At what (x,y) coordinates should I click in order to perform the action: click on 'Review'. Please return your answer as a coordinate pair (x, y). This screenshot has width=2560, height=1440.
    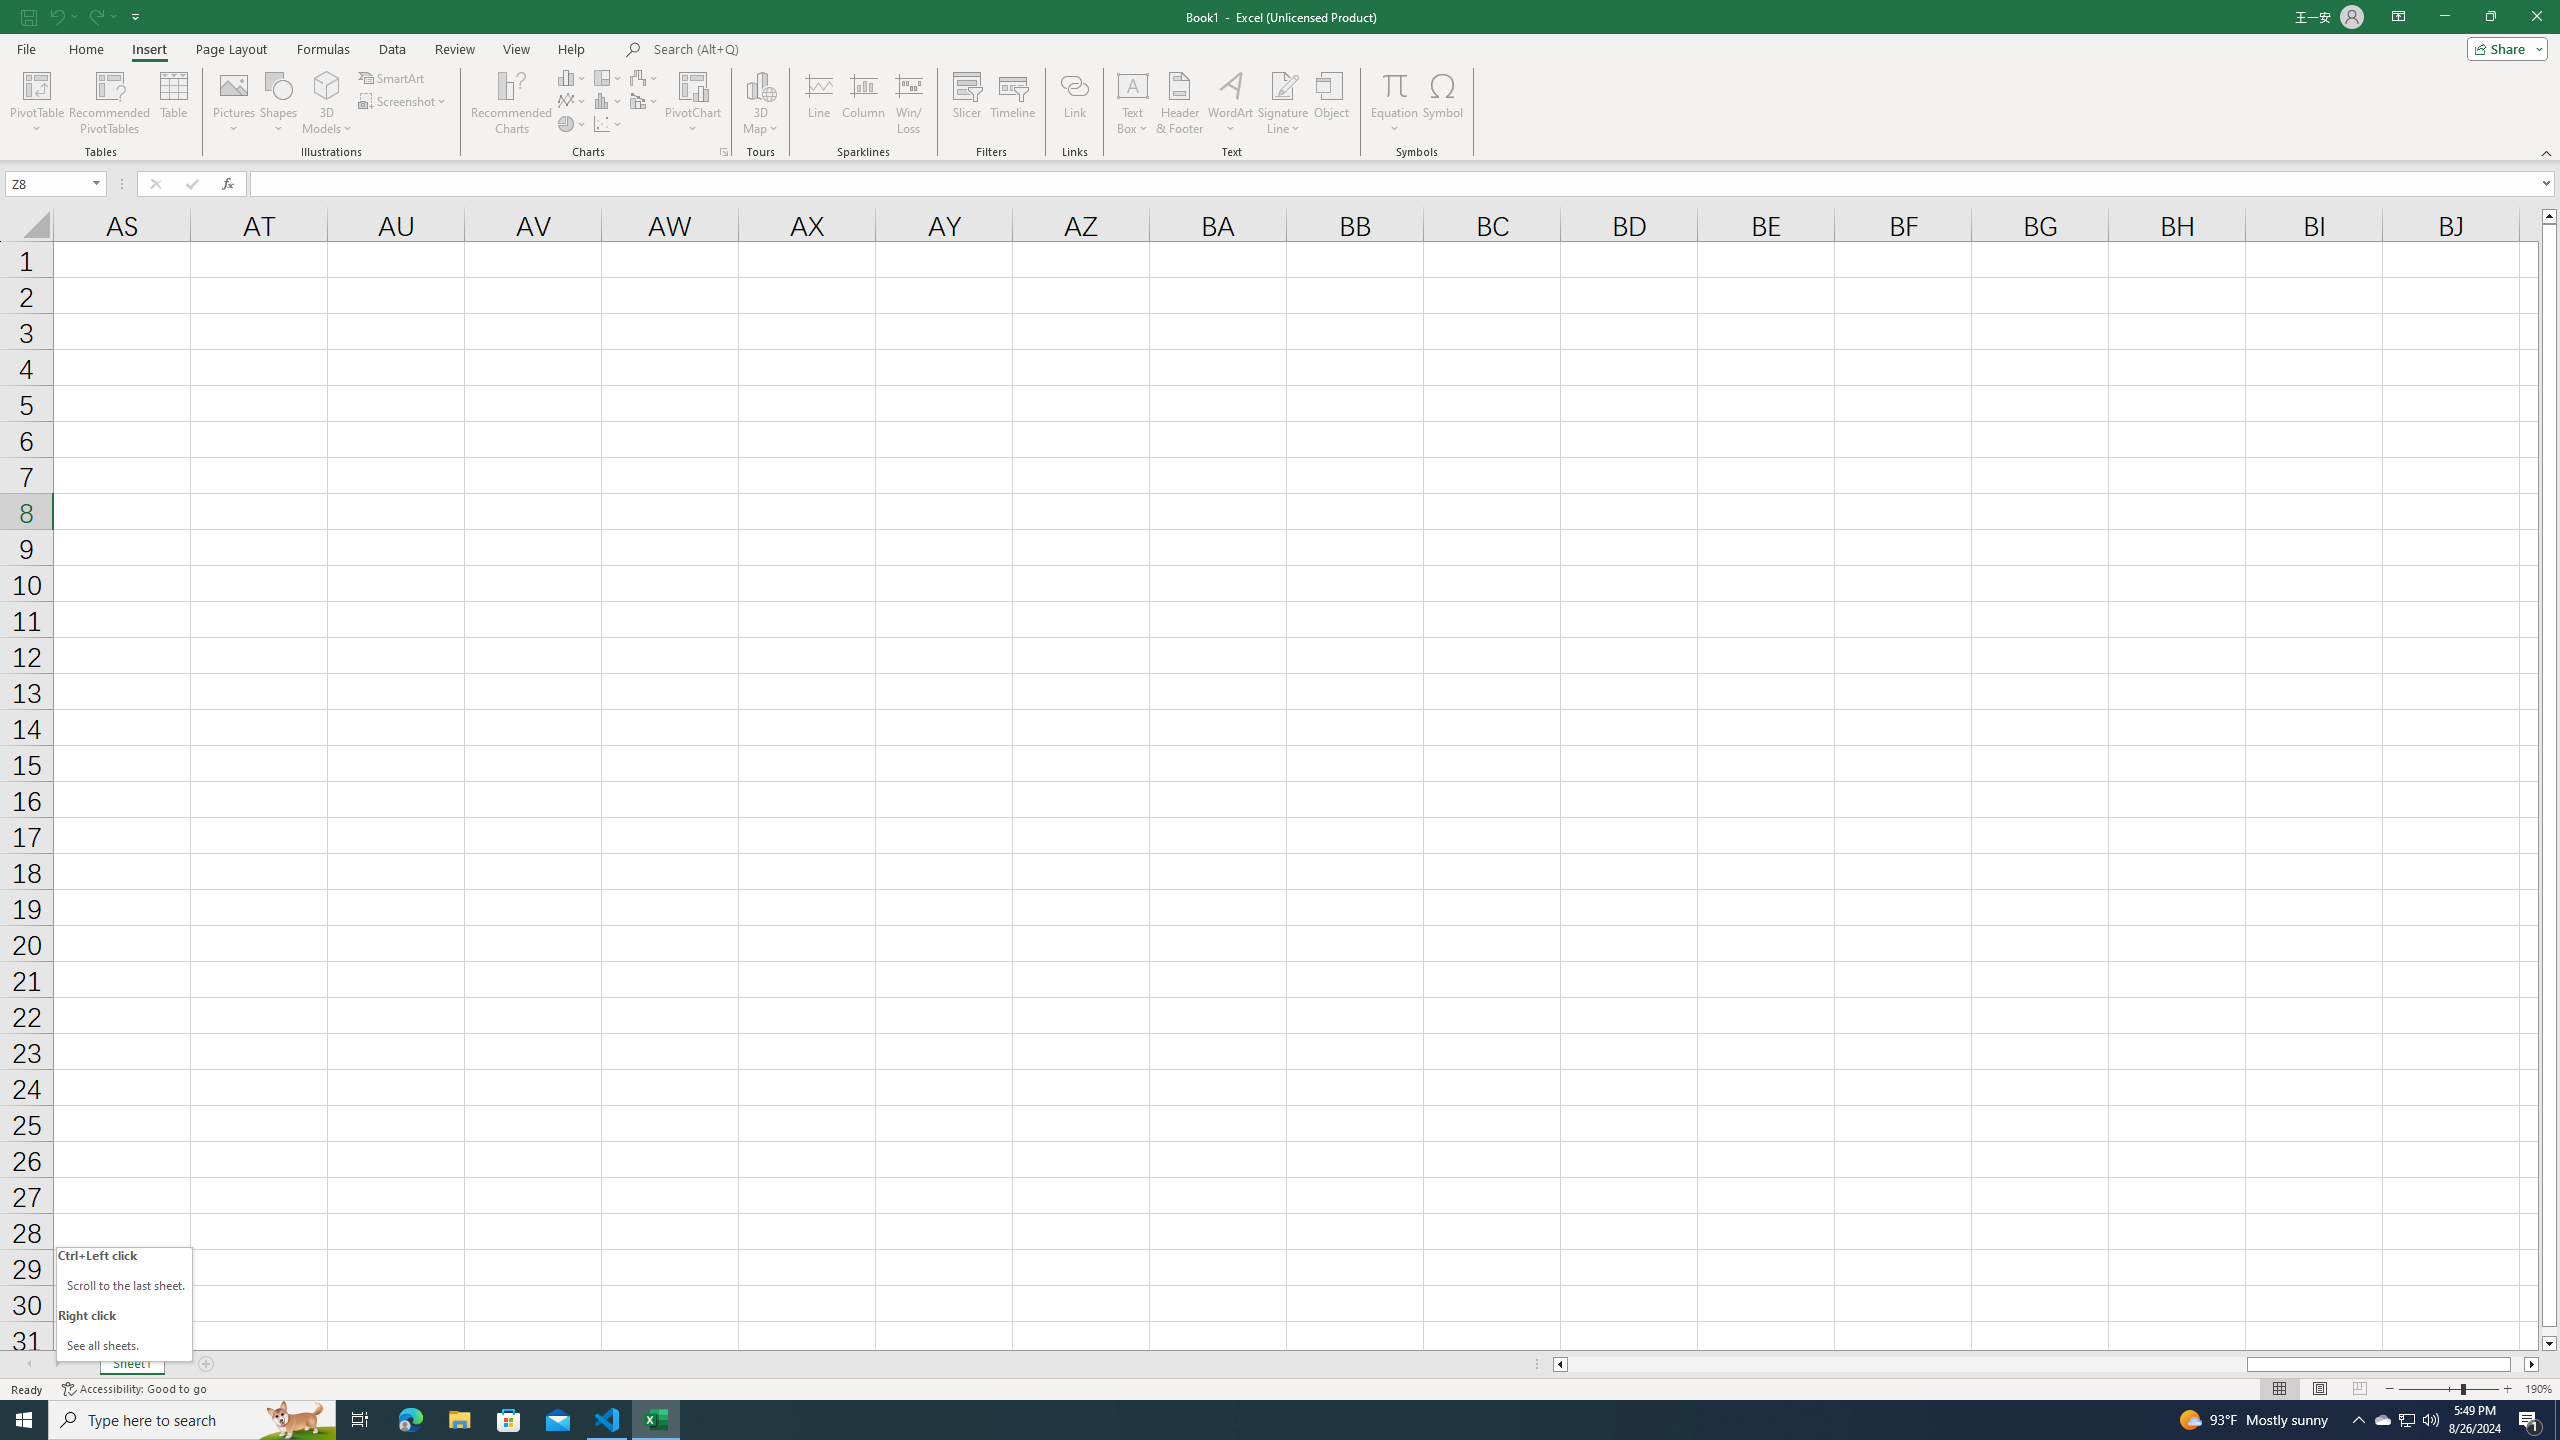
    Looking at the image, I should click on (453, 49).